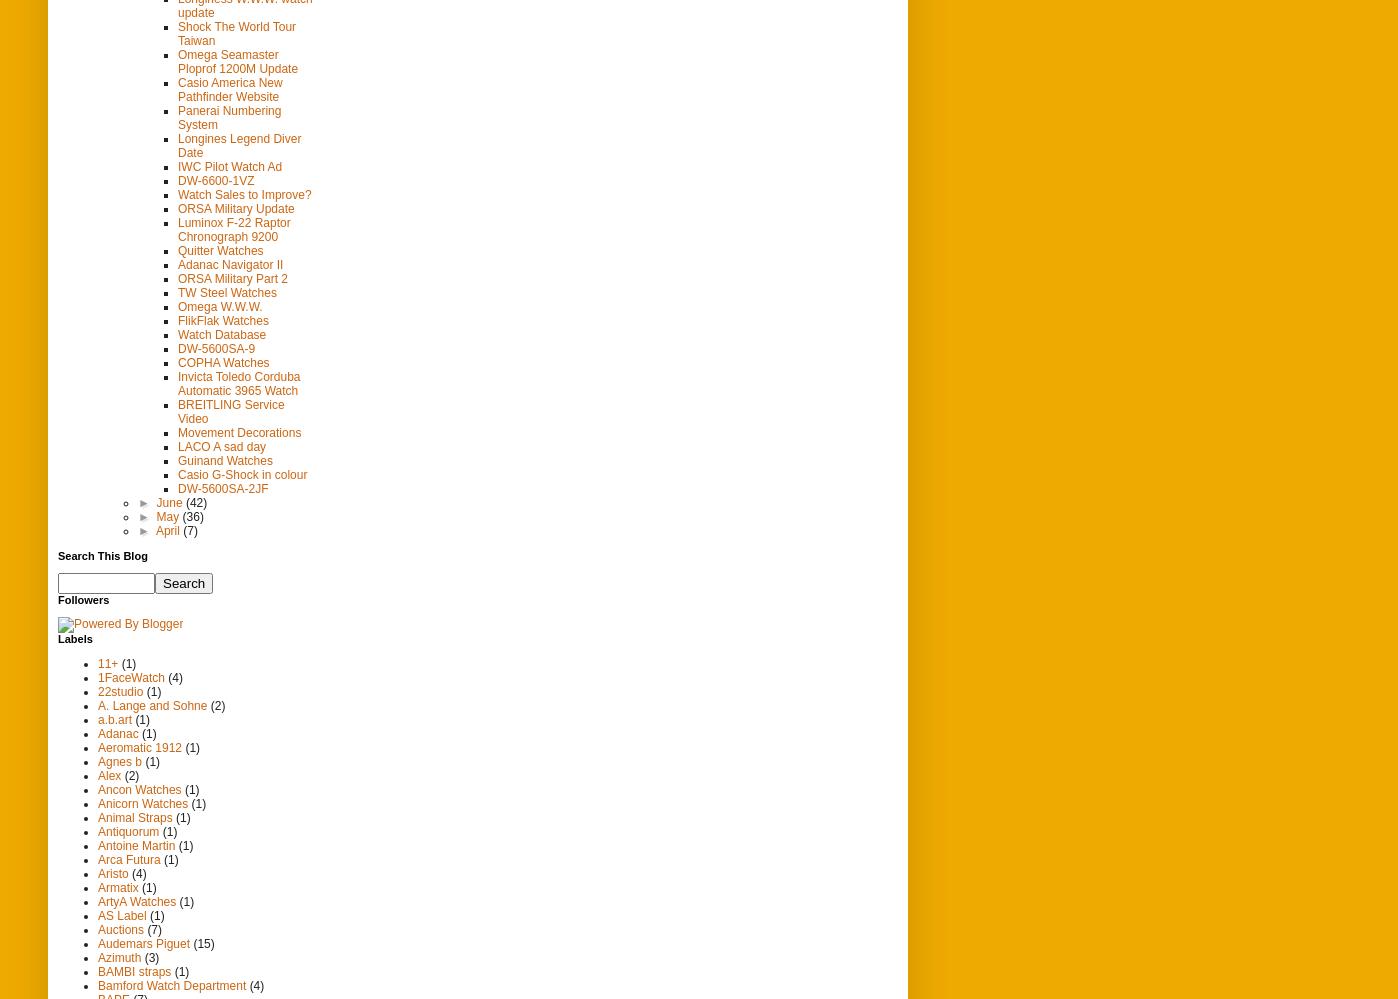  What do you see at coordinates (97, 677) in the screenshot?
I see `'1FaceWatch'` at bounding box center [97, 677].